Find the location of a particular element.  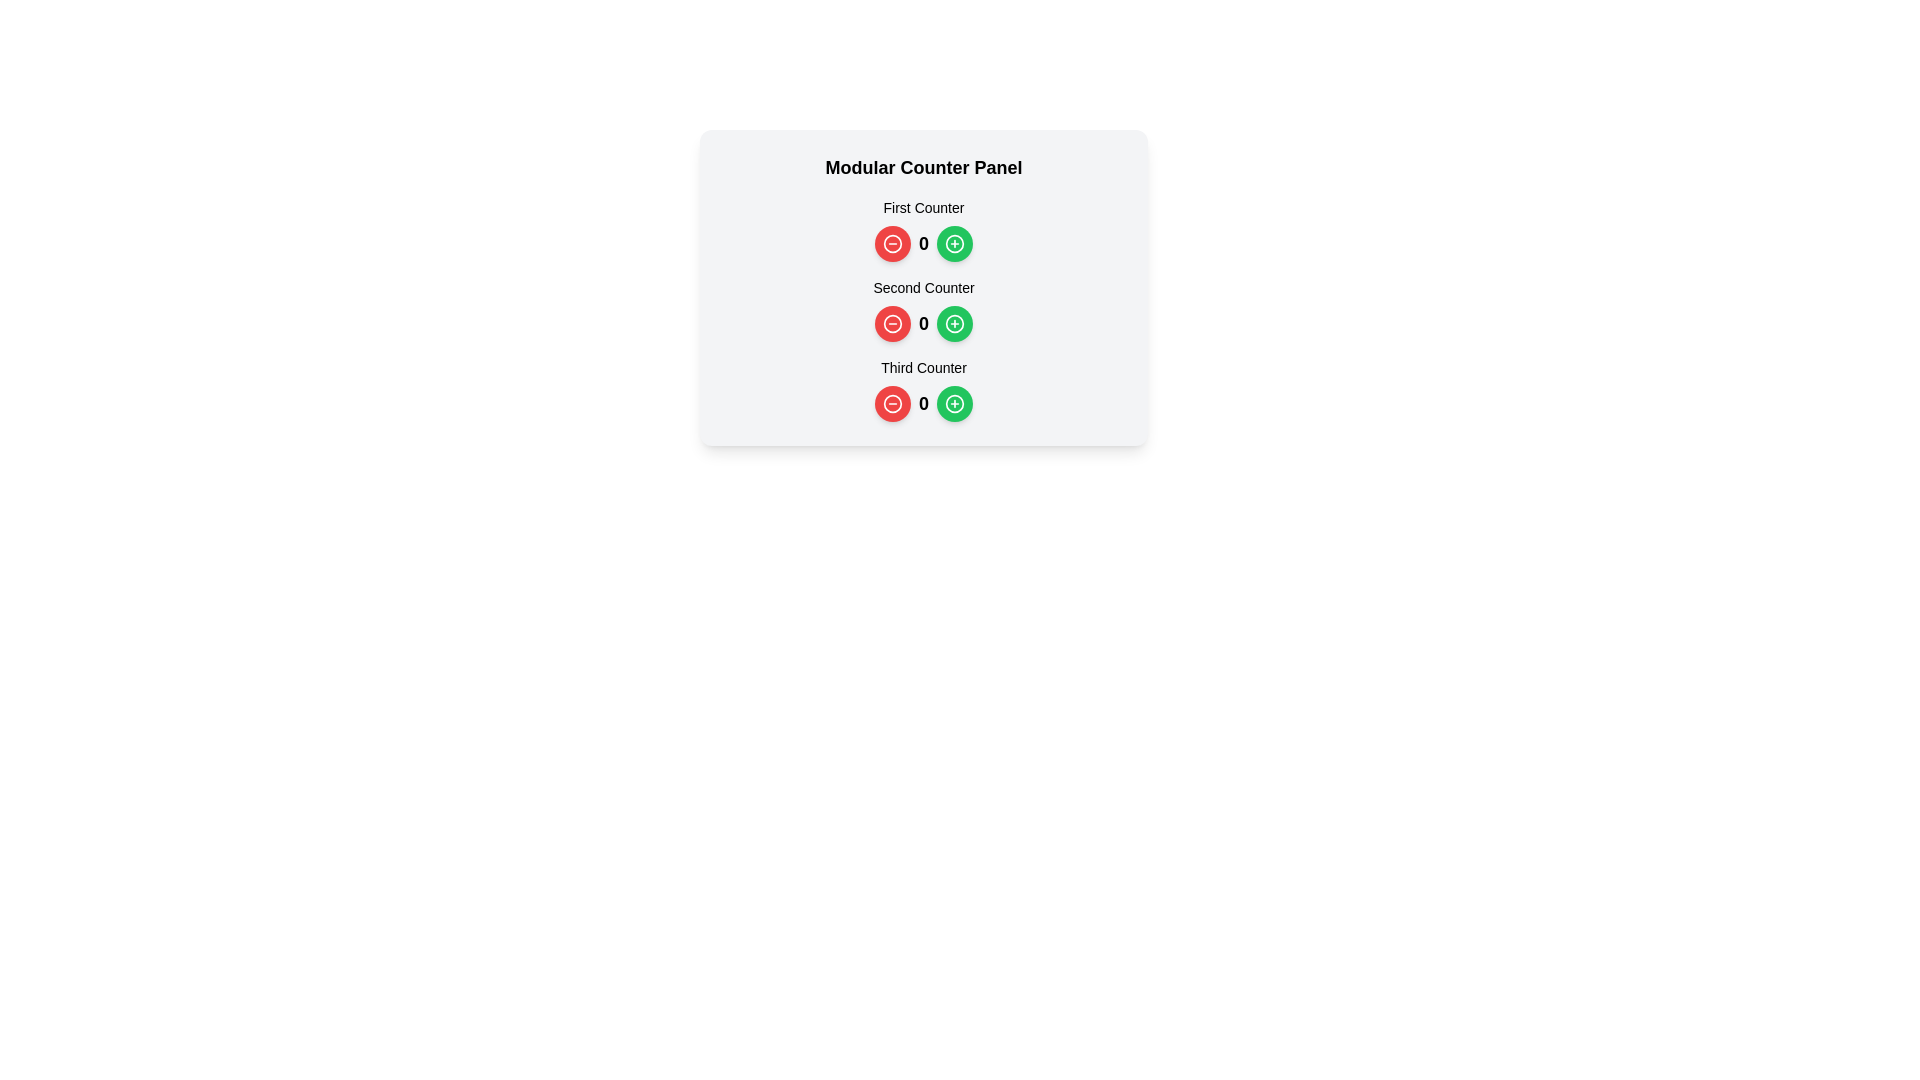

the rightmost button in the first row of controls labeled 'First Counter' is located at coordinates (954, 242).